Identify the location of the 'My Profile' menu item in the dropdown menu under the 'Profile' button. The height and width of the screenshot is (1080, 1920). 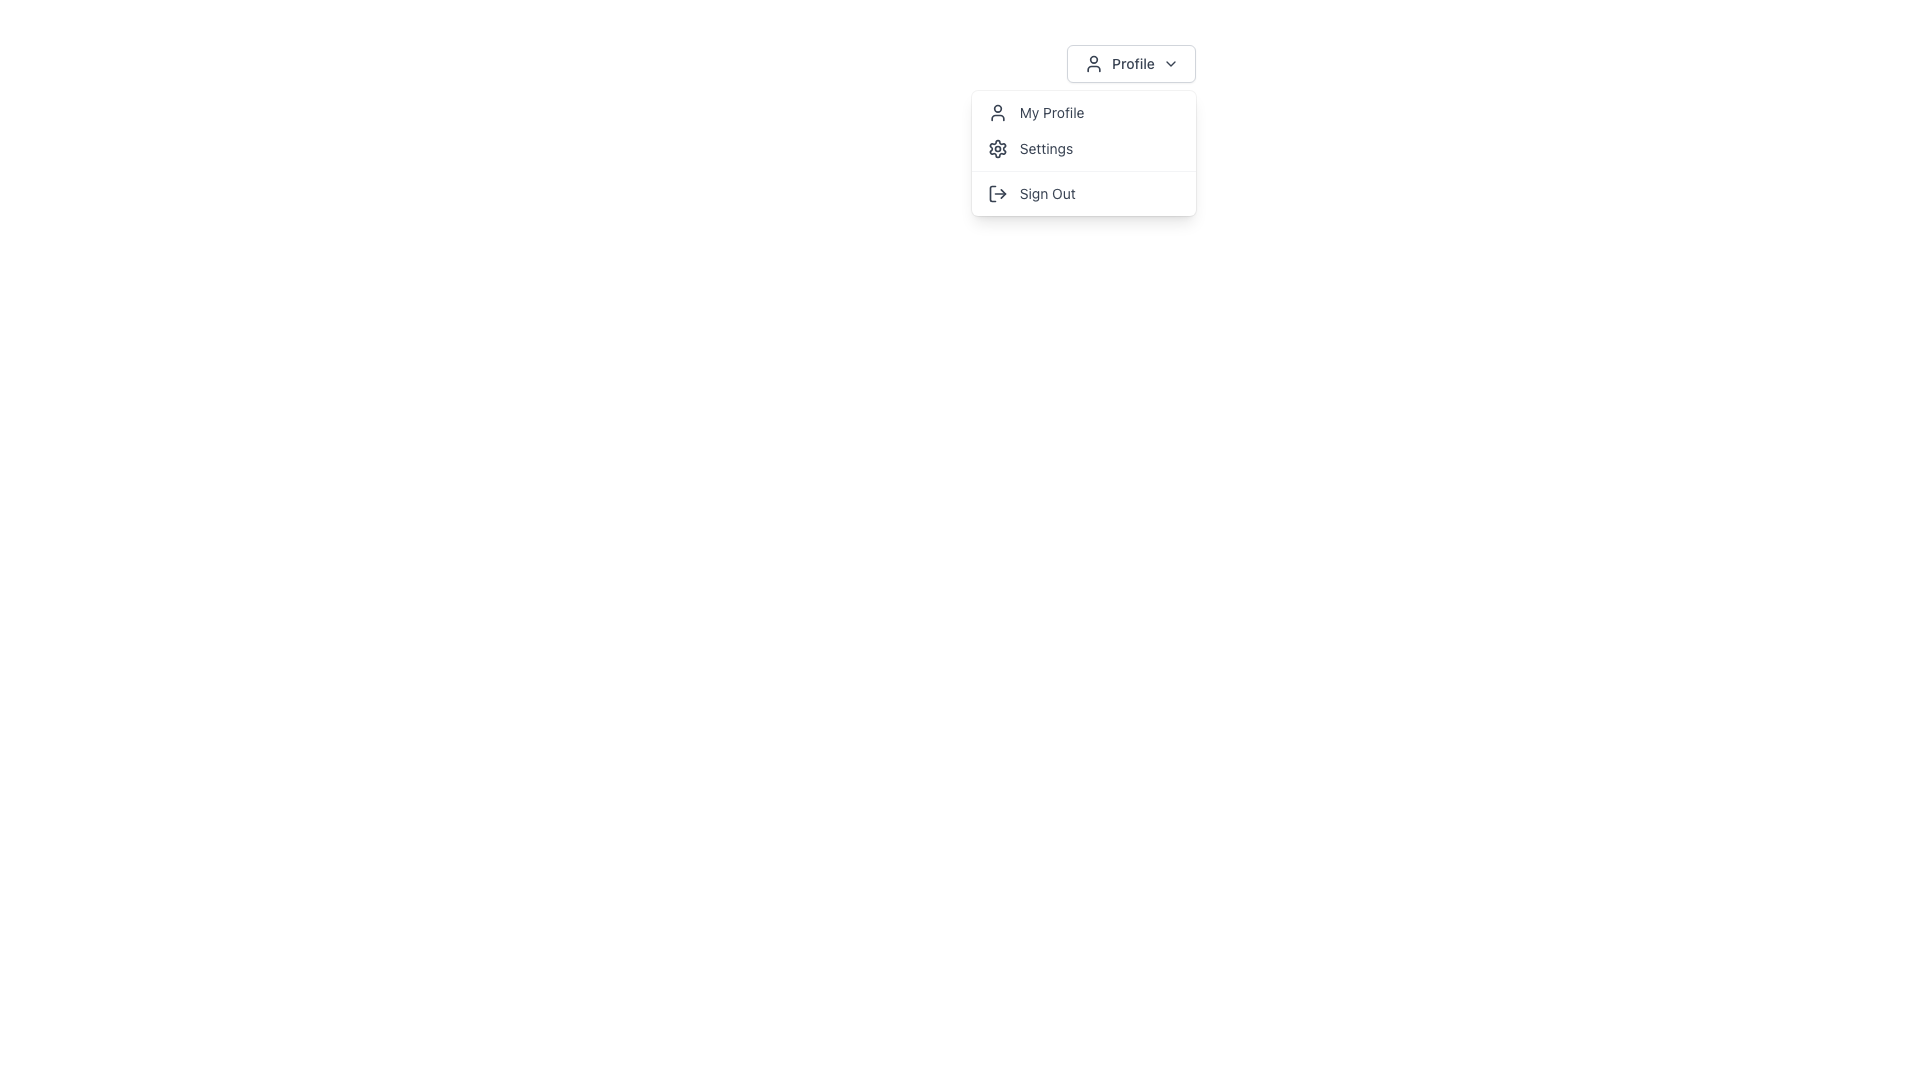
(1082, 112).